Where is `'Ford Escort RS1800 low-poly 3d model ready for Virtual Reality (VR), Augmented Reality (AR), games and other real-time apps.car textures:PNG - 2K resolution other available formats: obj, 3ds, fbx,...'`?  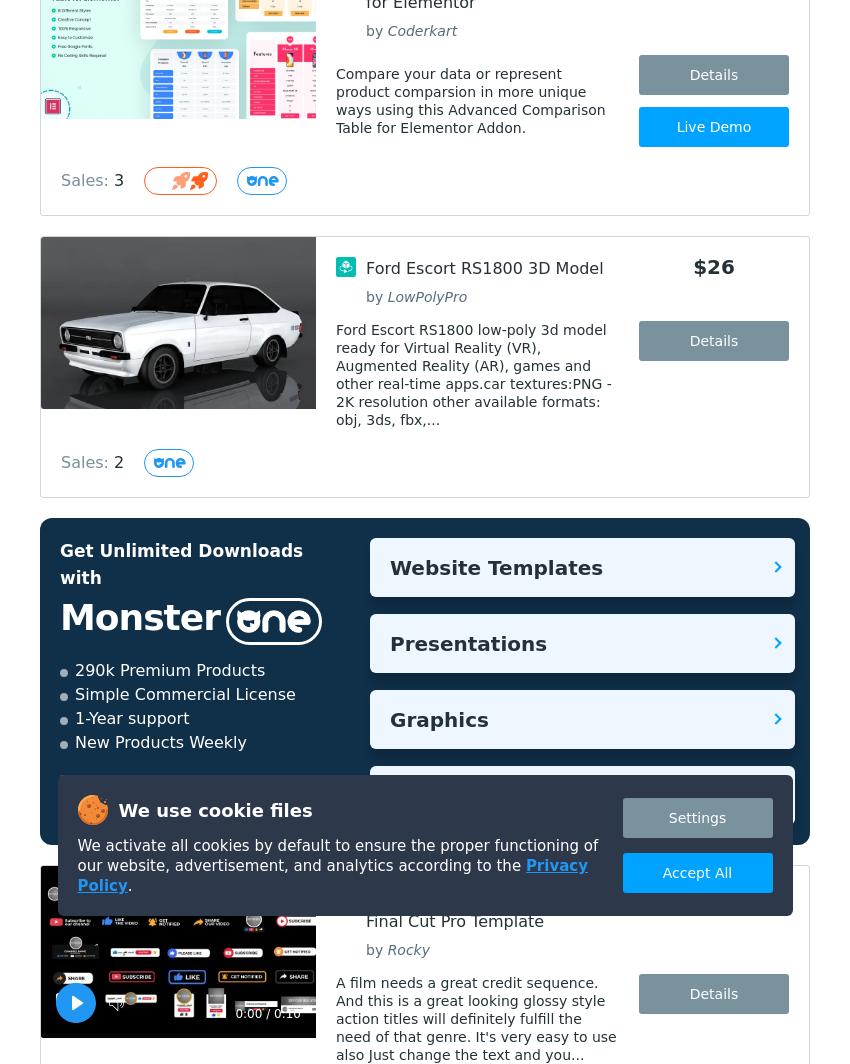
'Ford Escort RS1800 low-poly 3d model ready for Virtual Reality (VR), Augmented Reality (AR), games and other real-time apps.car textures:PNG - 2K resolution other available formats: obj, 3ds, fbx,...' is located at coordinates (473, 374).